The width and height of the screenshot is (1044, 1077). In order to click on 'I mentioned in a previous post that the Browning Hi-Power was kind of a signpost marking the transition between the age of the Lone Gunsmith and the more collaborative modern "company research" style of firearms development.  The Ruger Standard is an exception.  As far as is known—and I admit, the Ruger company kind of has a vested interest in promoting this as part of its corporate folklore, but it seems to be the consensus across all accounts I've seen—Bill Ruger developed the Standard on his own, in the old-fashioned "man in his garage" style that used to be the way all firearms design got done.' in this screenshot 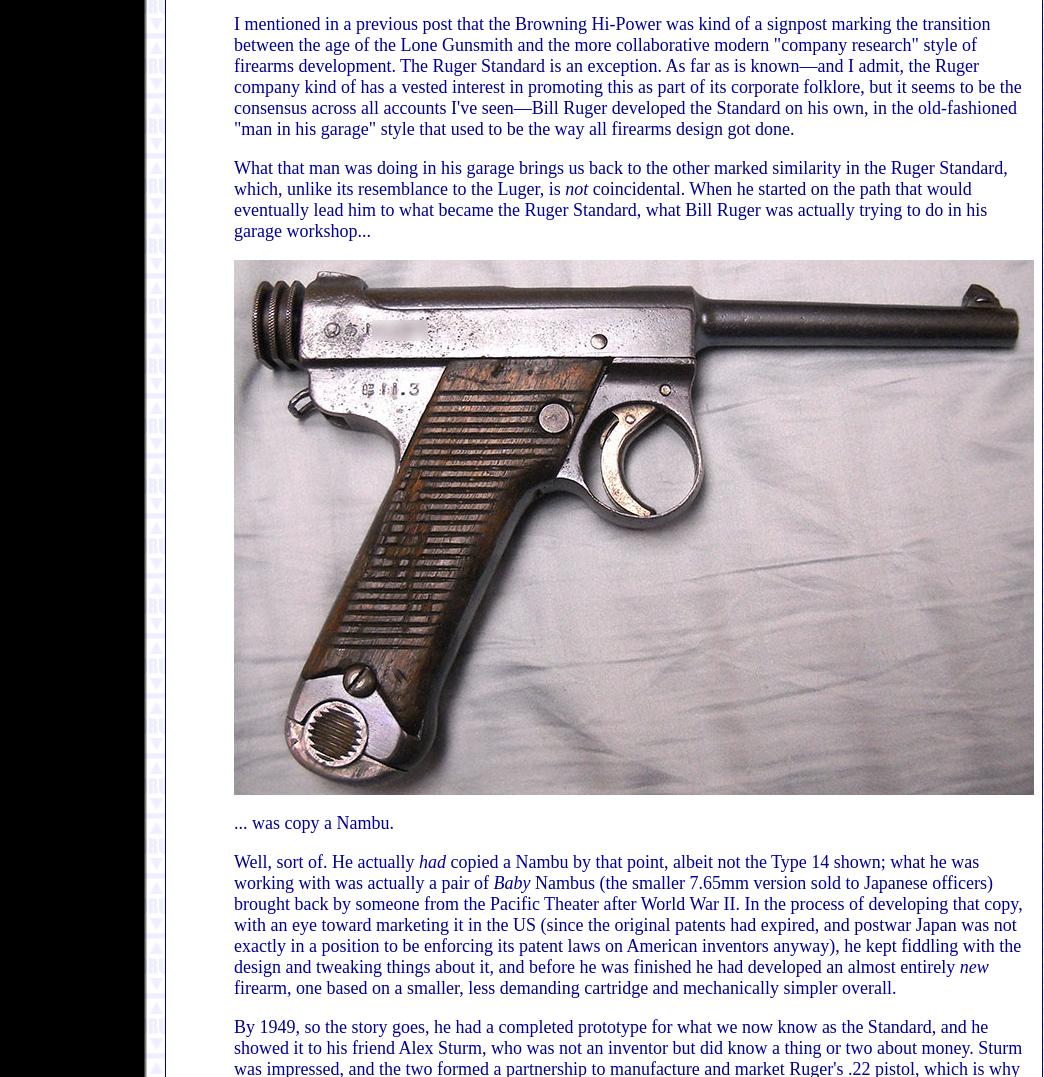, I will do `click(627, 76)`.